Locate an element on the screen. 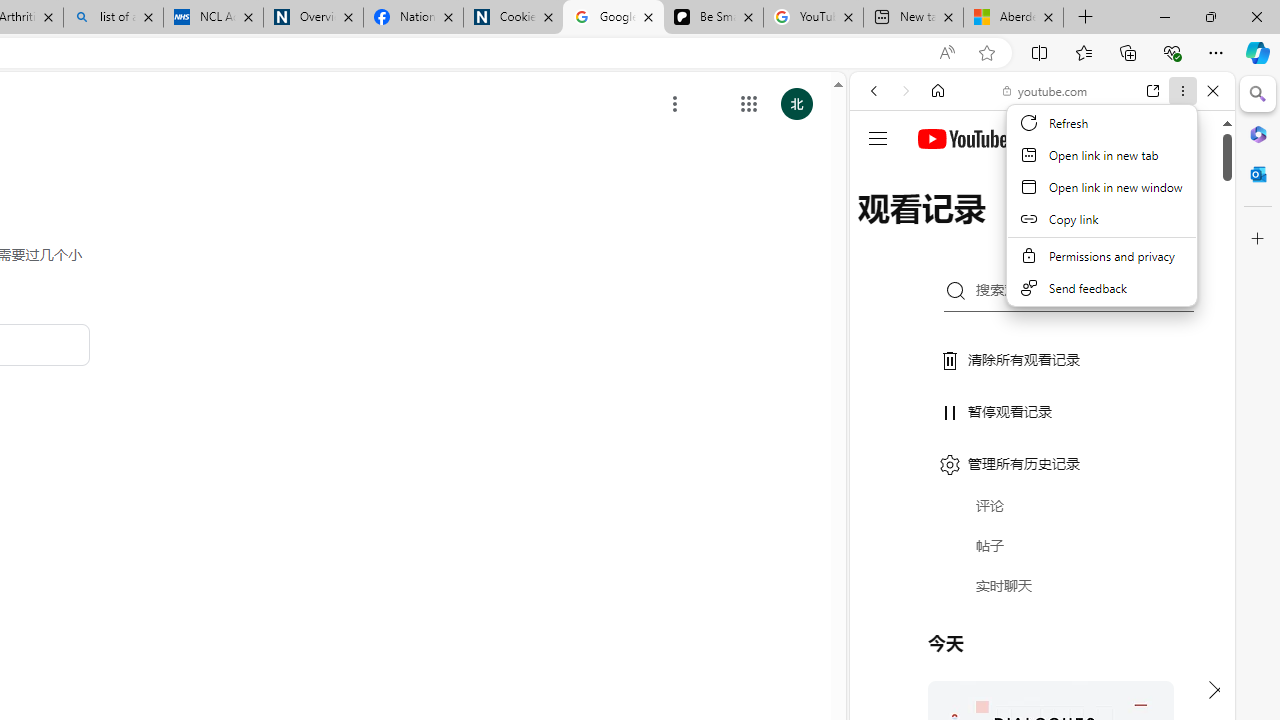  'Copy link' is located at coordinates (1101, 218).